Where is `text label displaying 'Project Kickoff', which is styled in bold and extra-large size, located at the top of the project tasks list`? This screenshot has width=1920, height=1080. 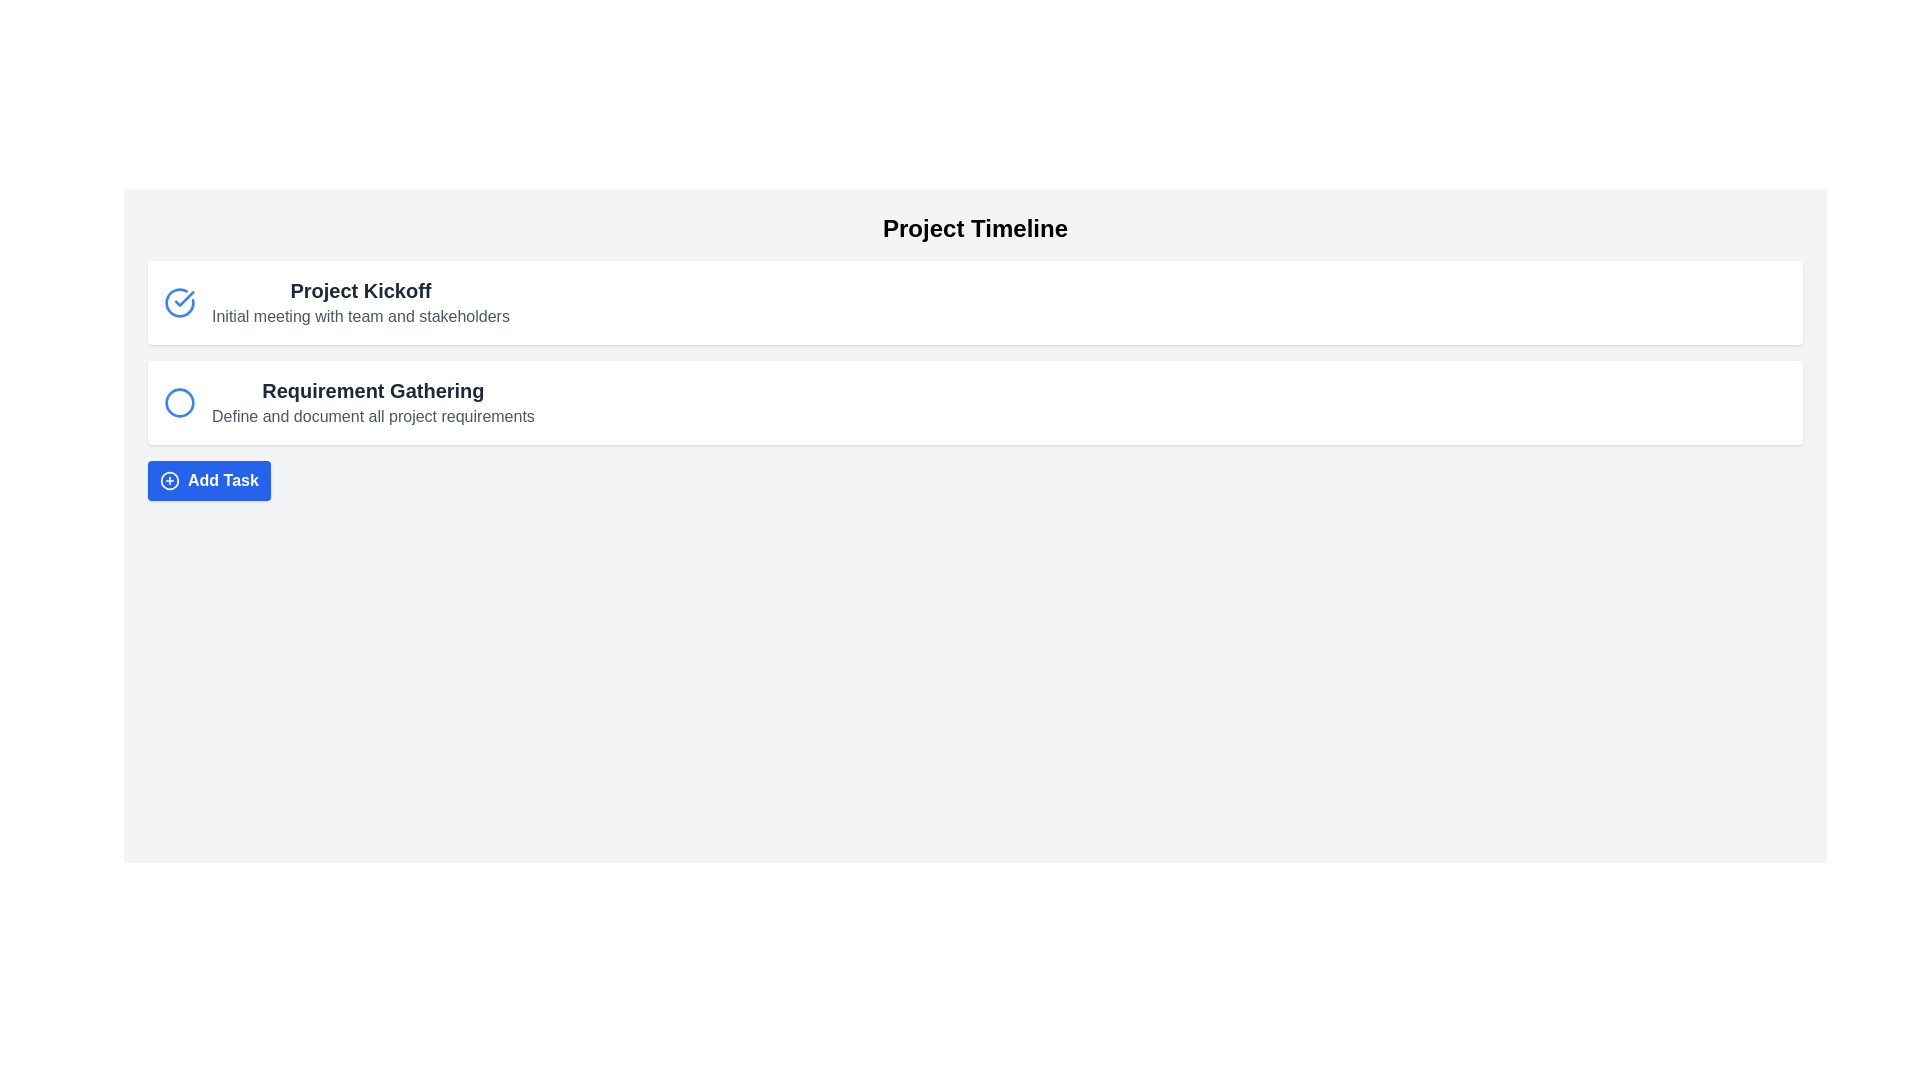
text label displaying 'Project Kickoff', which is styled in bold and extra-large size, located at the top of the project tasks list is located at coordinates (360, 290).